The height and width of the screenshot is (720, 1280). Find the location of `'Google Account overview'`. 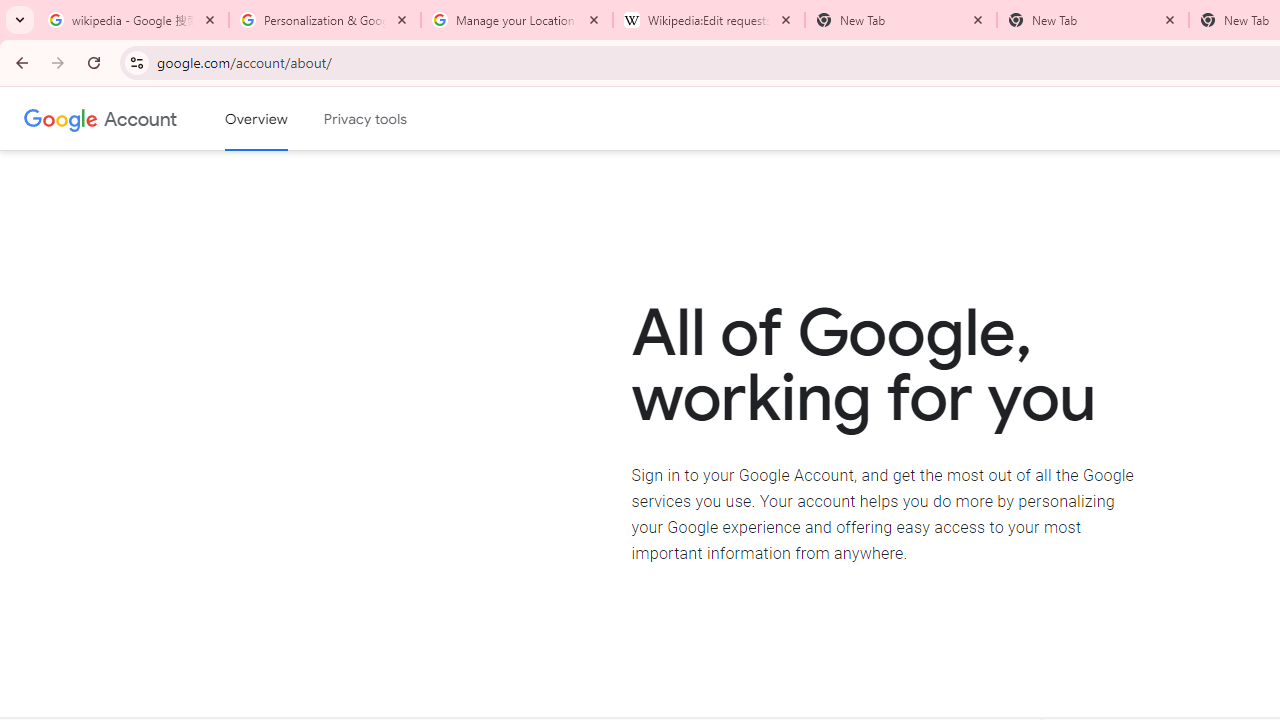

'Google Account overview' is located at coordinates (255, 119).